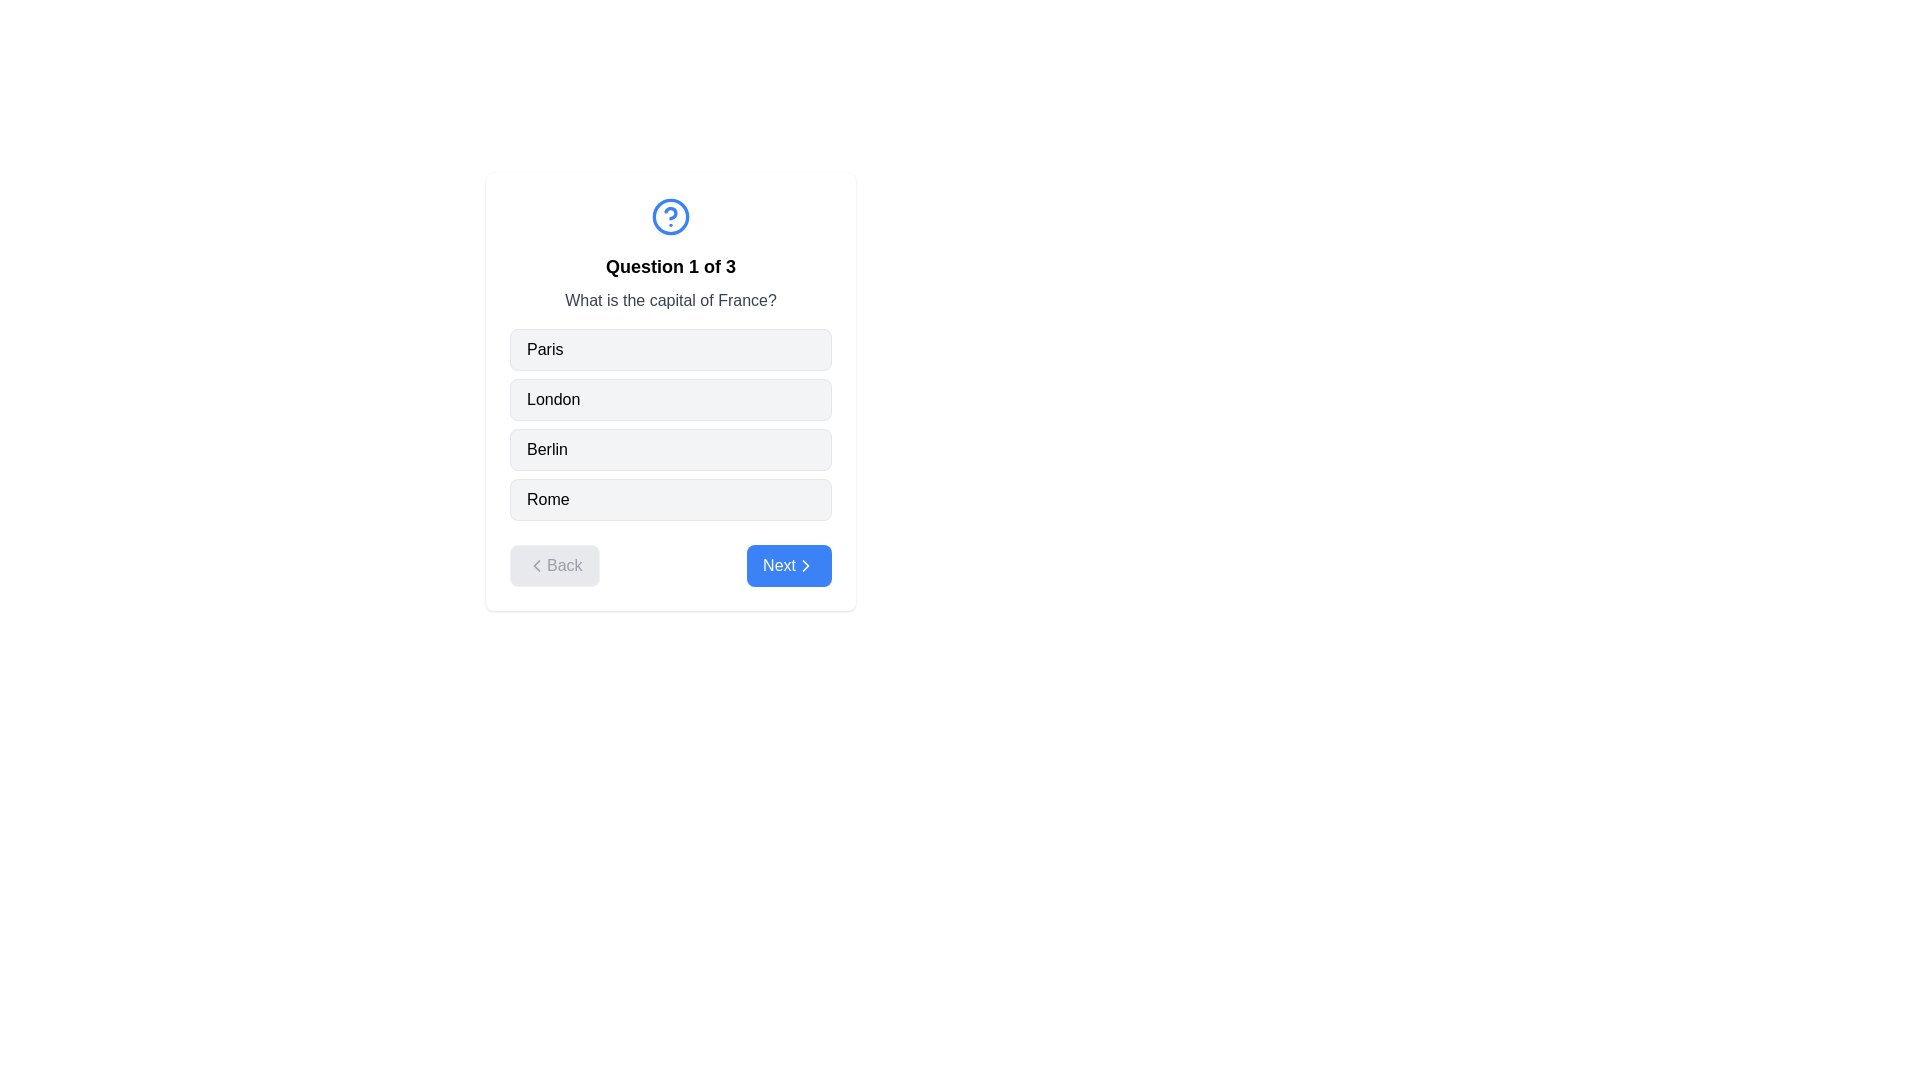  I want to click on the help icon located at the top section of the question box, directly above the text 'Question 1 of 3', so click(671, 216).